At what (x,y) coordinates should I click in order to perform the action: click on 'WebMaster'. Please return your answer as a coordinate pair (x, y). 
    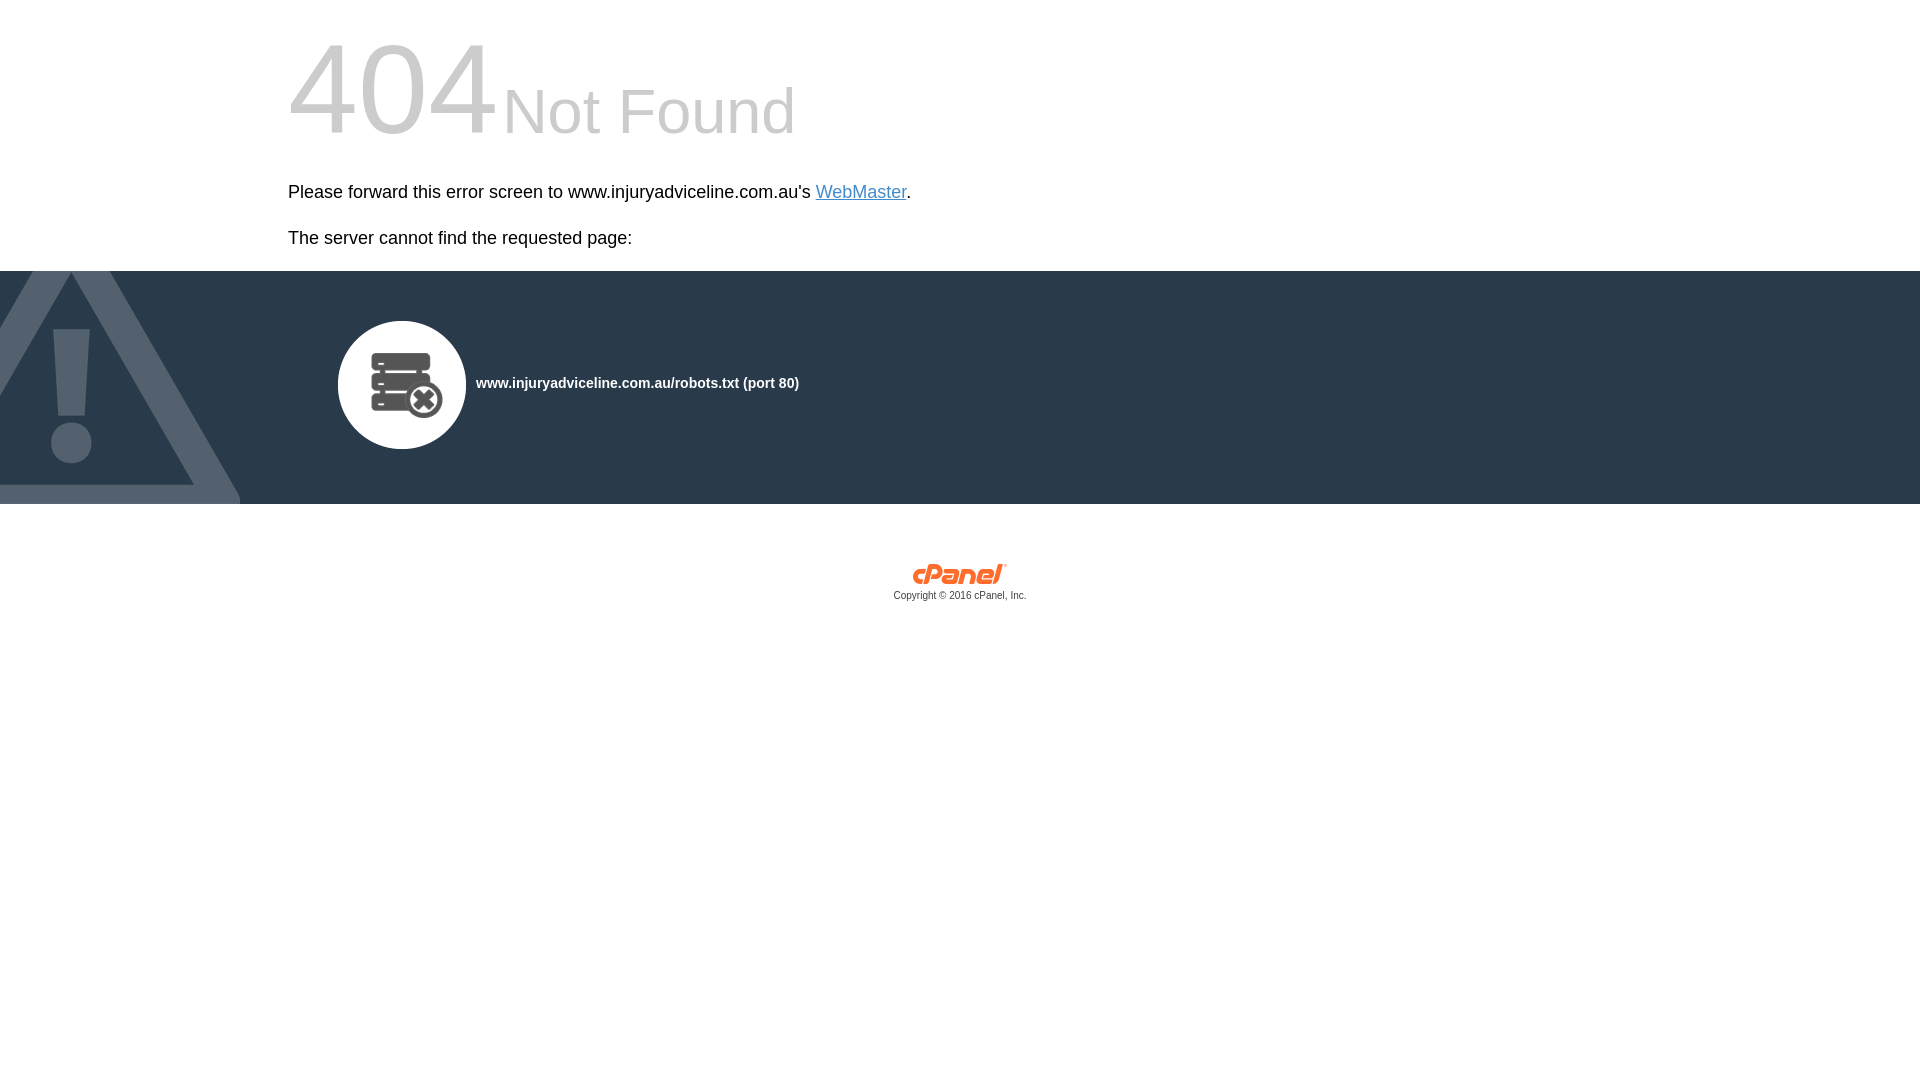
    Looking at the image, I should click on (816, 192).